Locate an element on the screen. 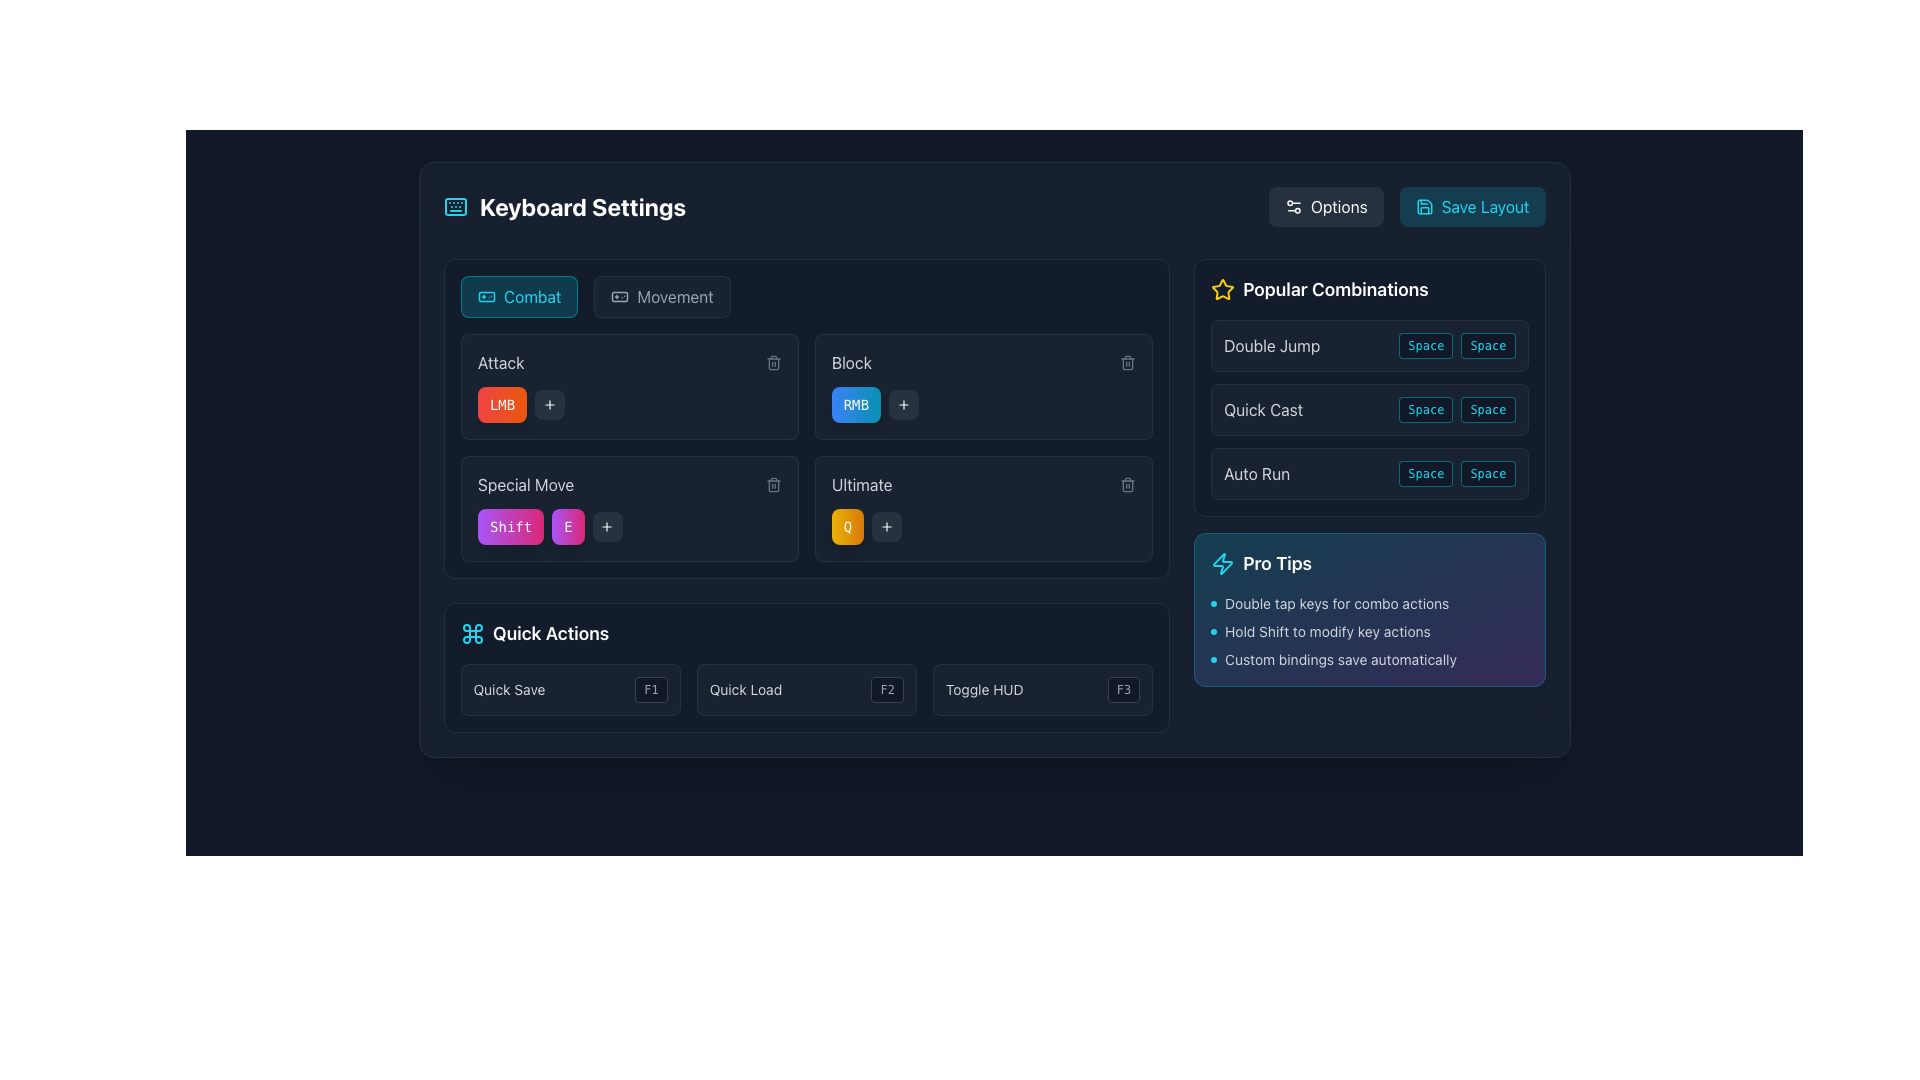  the keyboard shortcut label element styled with a dark gray background and containing the text 'F1' is located at coordinates (651, 689).